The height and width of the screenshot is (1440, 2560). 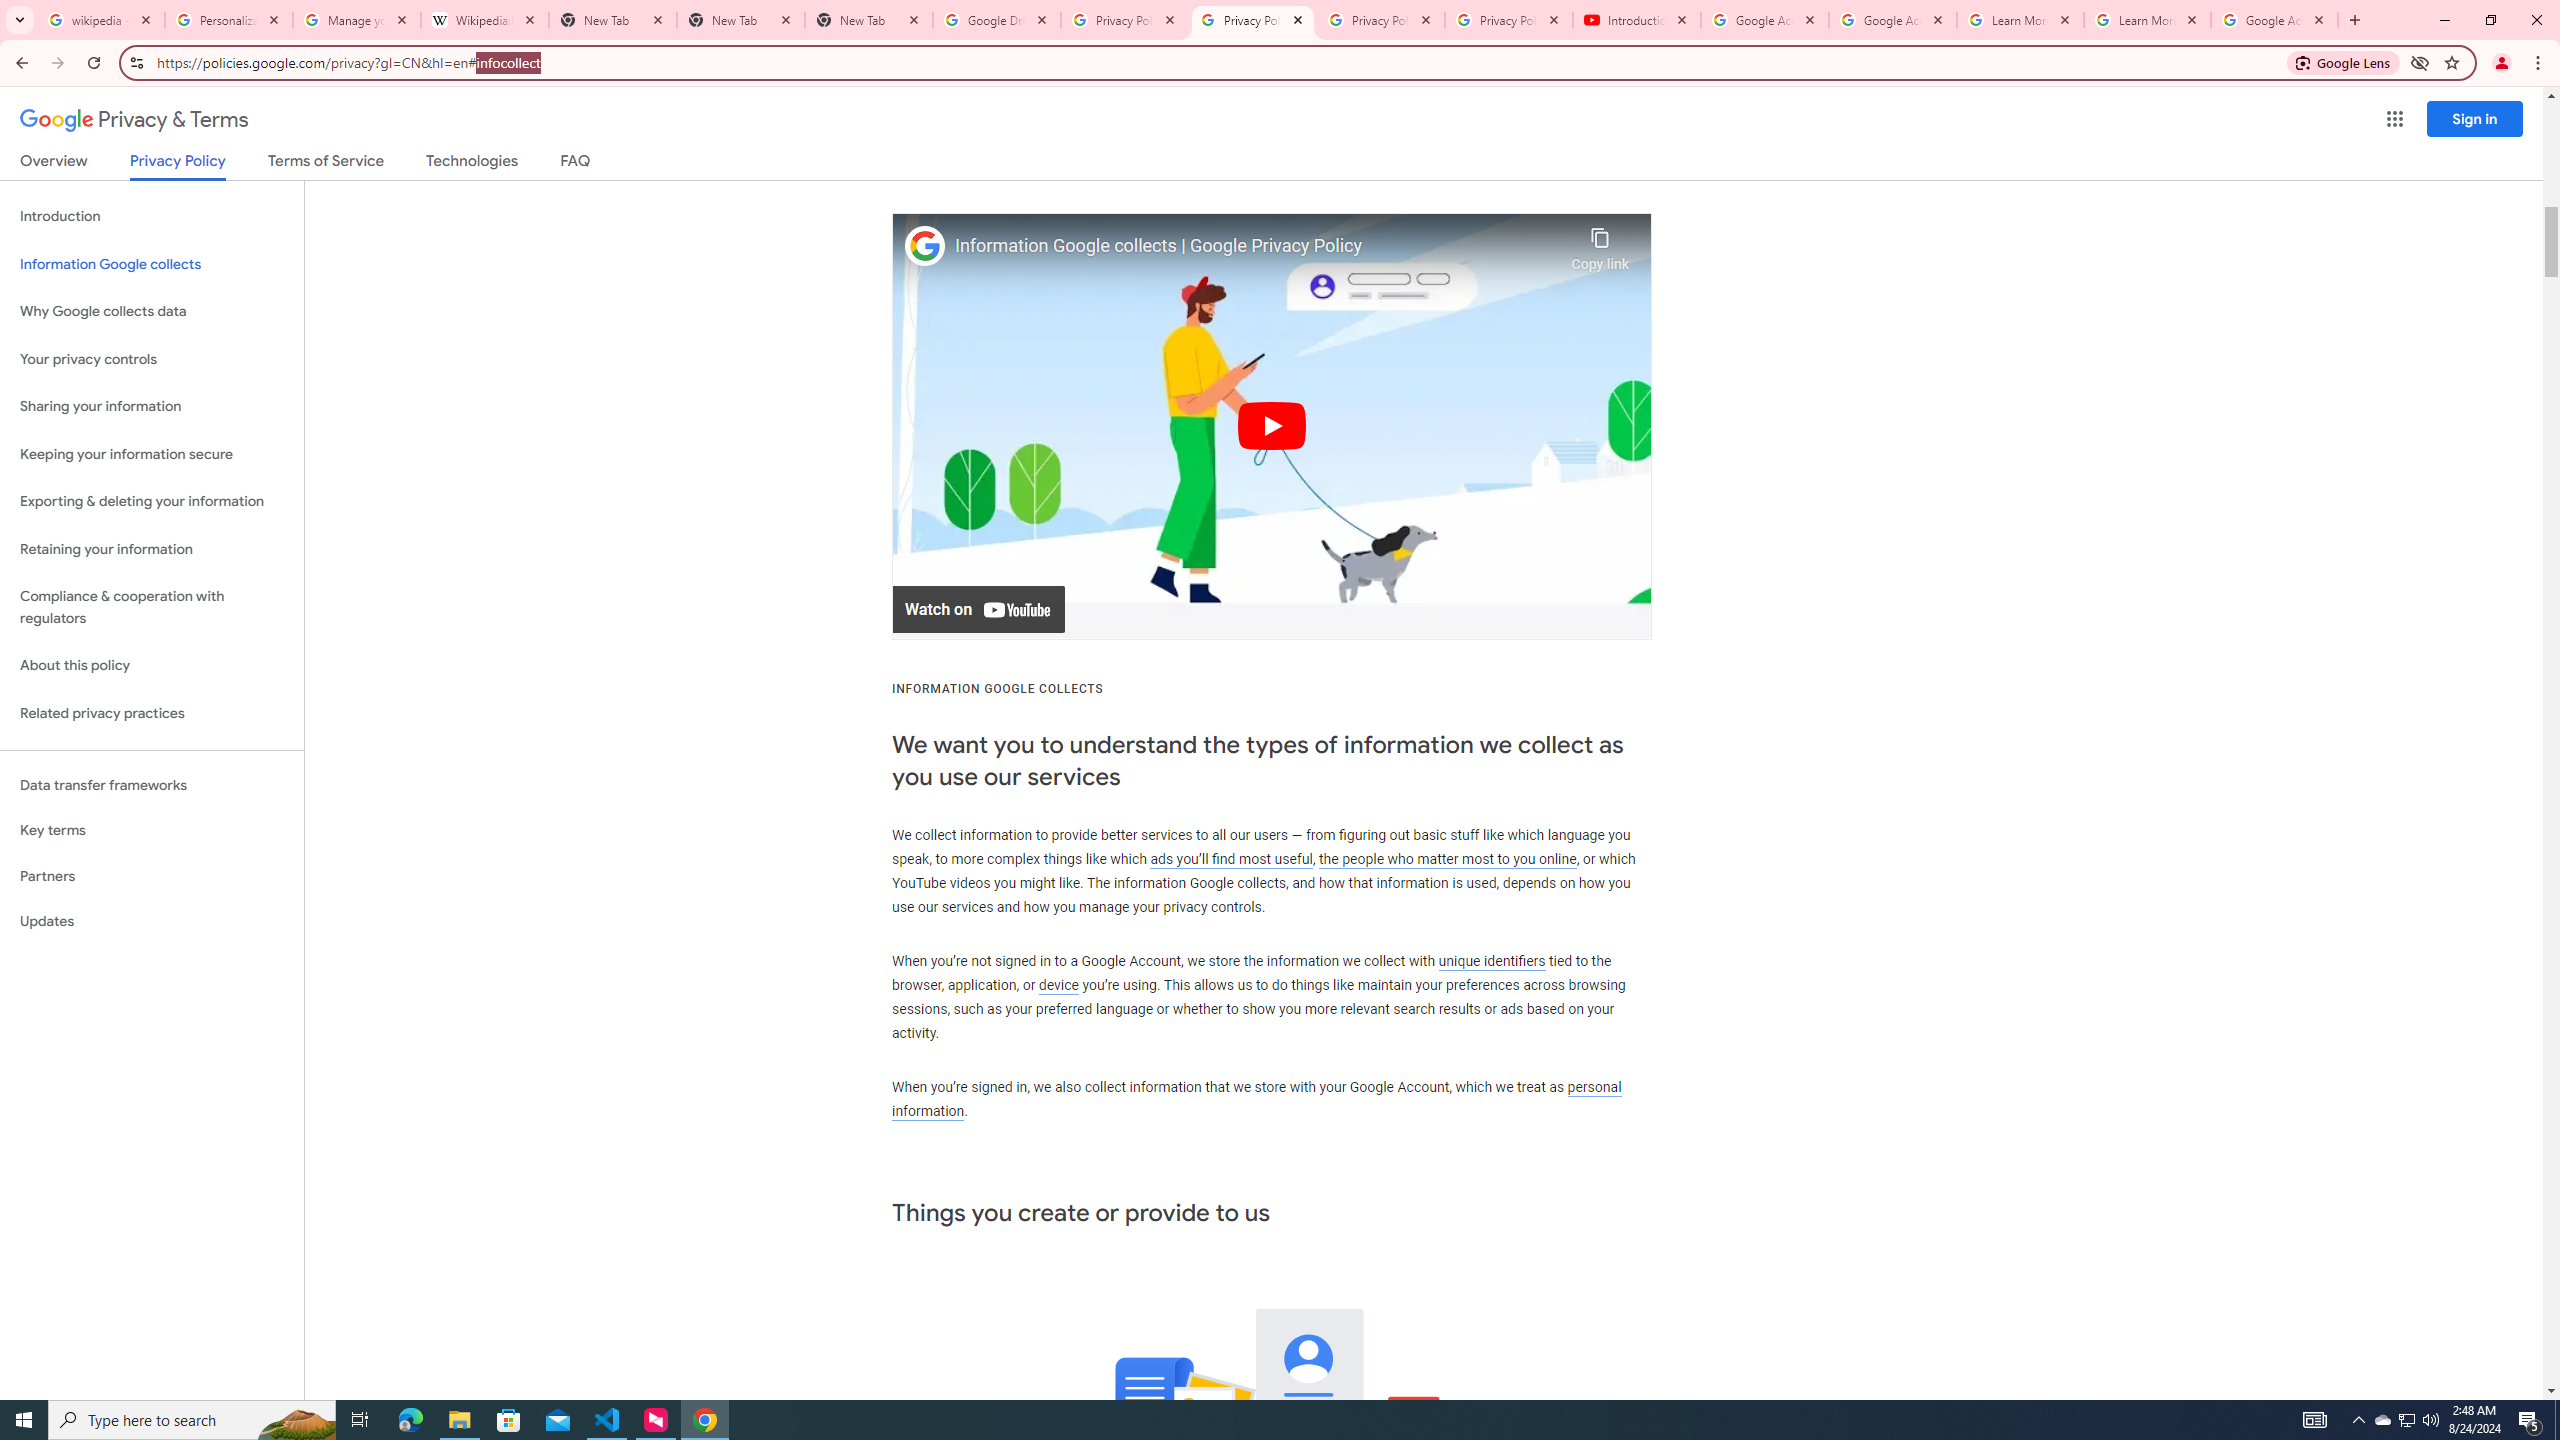 I want to click on 'Search with Google Lens', so click(x=2343, y=61).